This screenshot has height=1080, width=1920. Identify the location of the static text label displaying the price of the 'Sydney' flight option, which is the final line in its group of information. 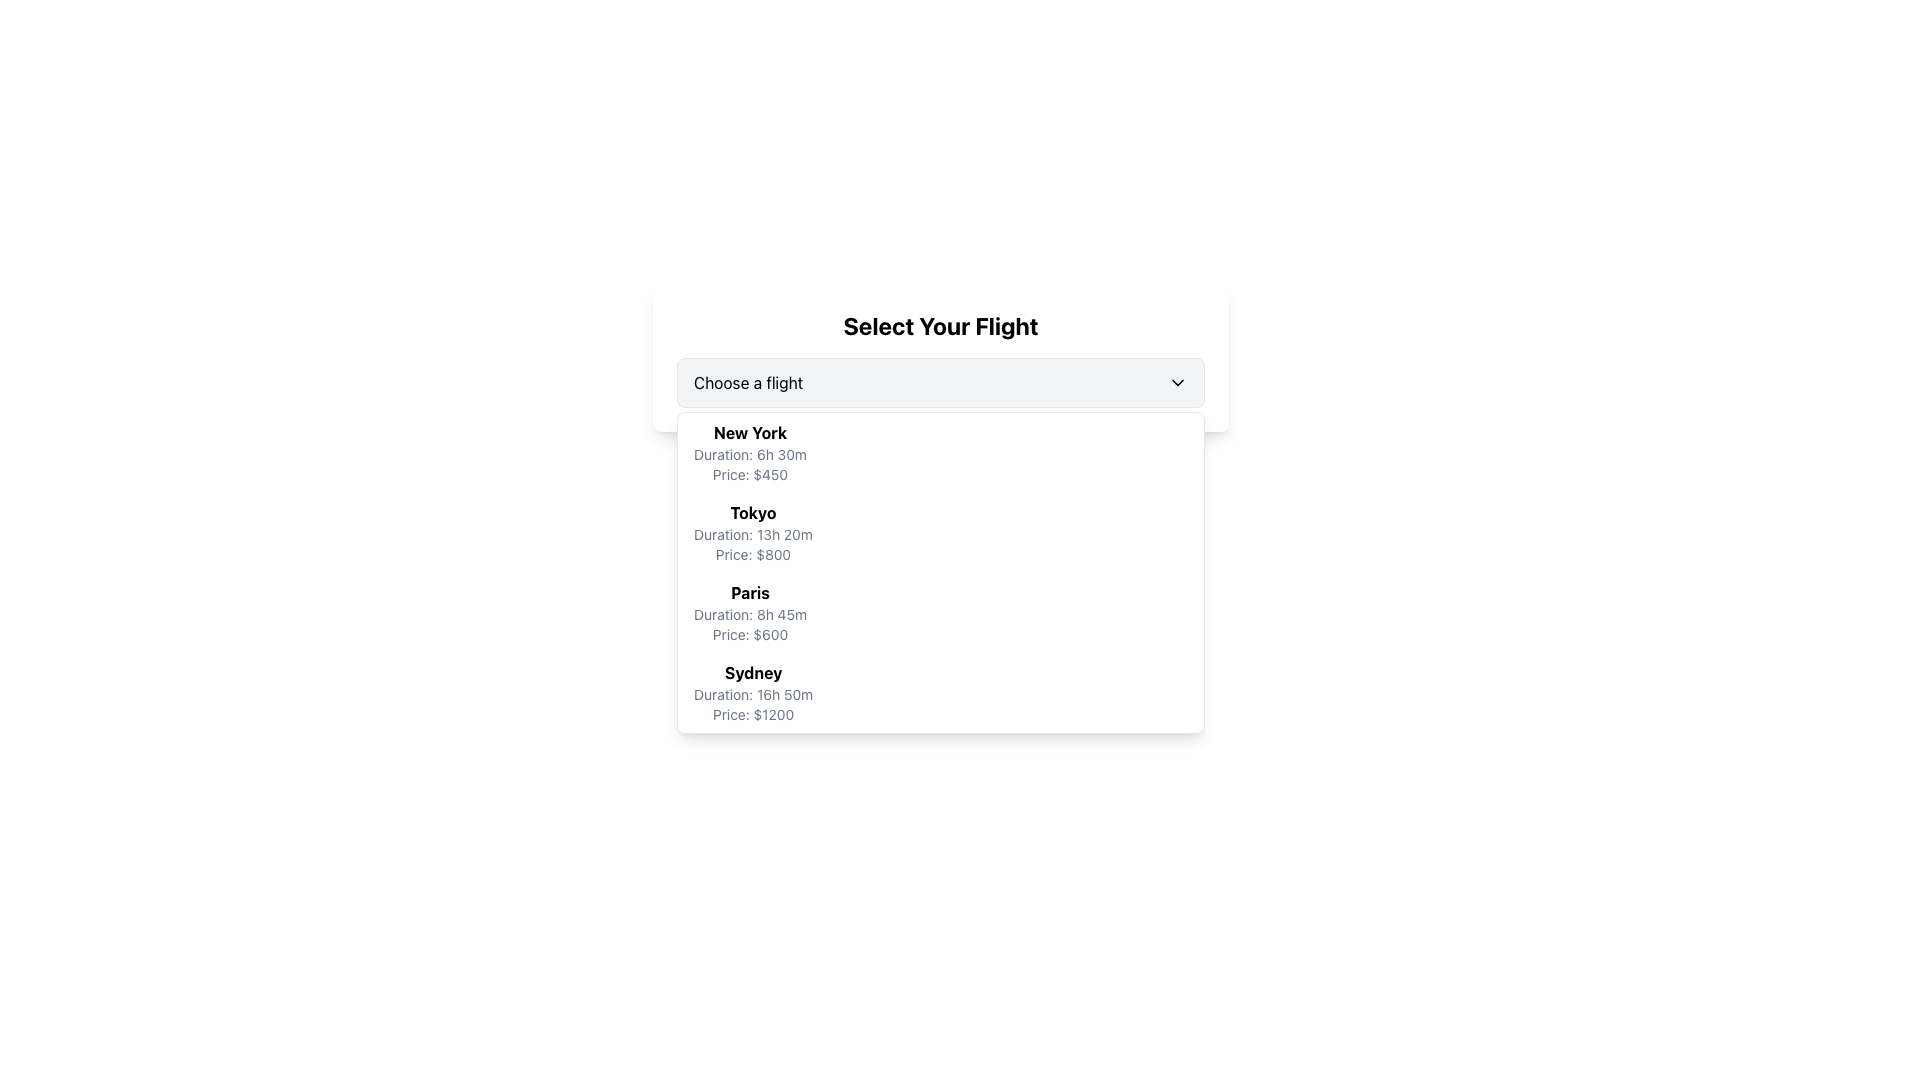
(752, 713).